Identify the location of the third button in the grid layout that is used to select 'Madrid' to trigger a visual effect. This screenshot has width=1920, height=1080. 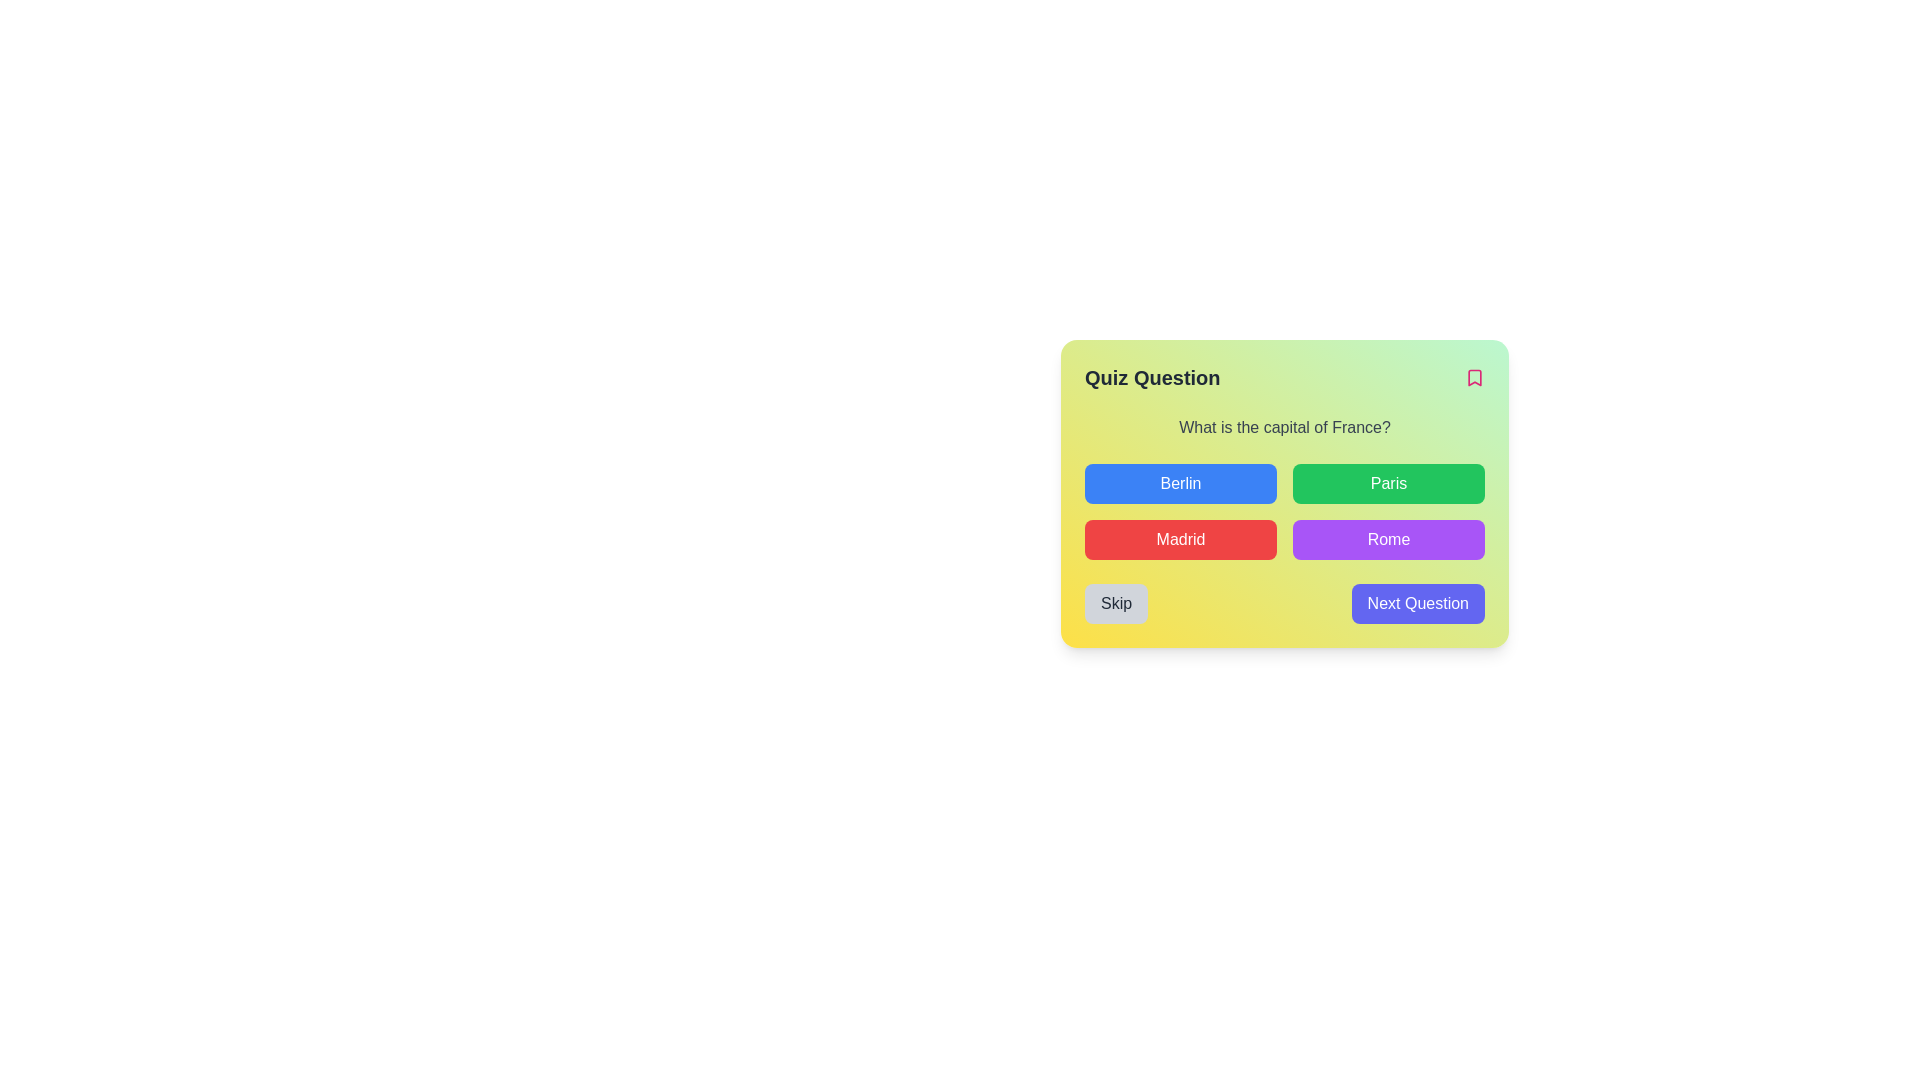
(1180, 540).